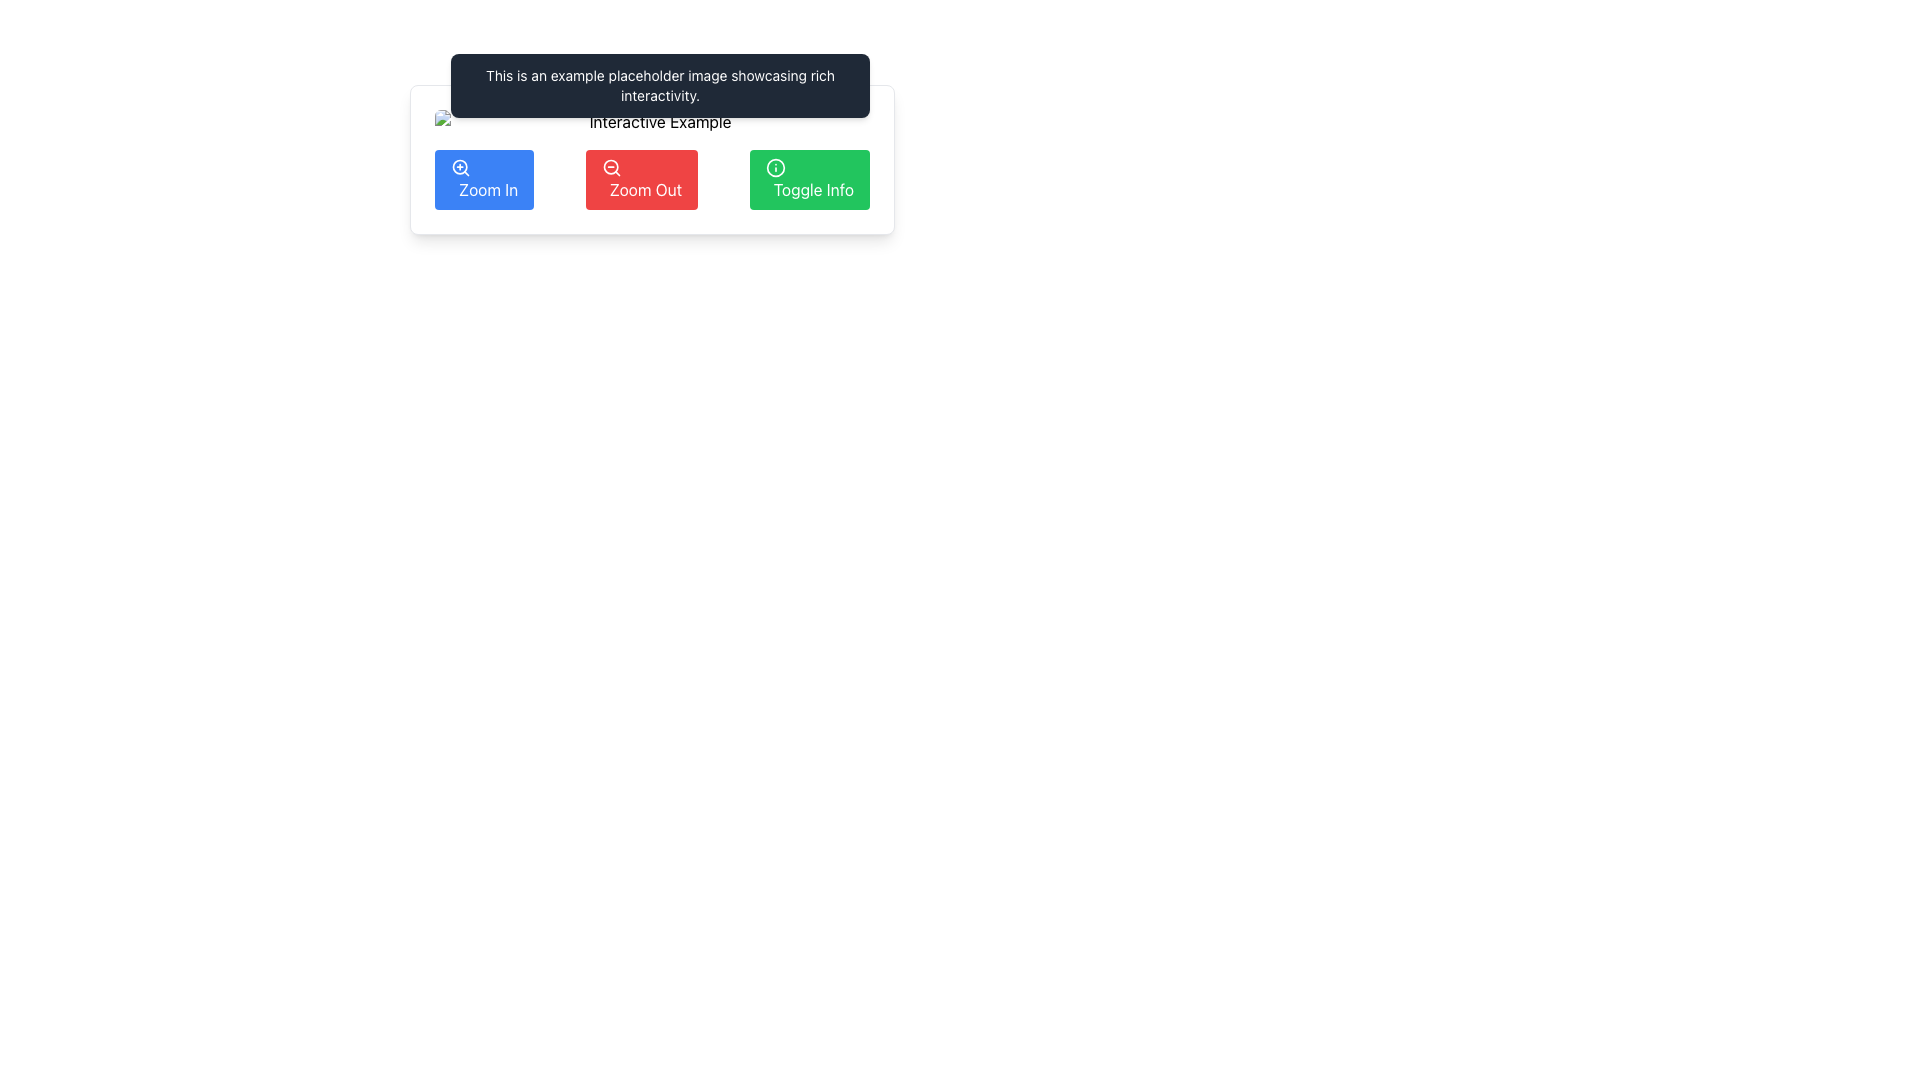  I want to click on the blue 'Zoom In' button with a magnifying glass icon, so click(484, 180).